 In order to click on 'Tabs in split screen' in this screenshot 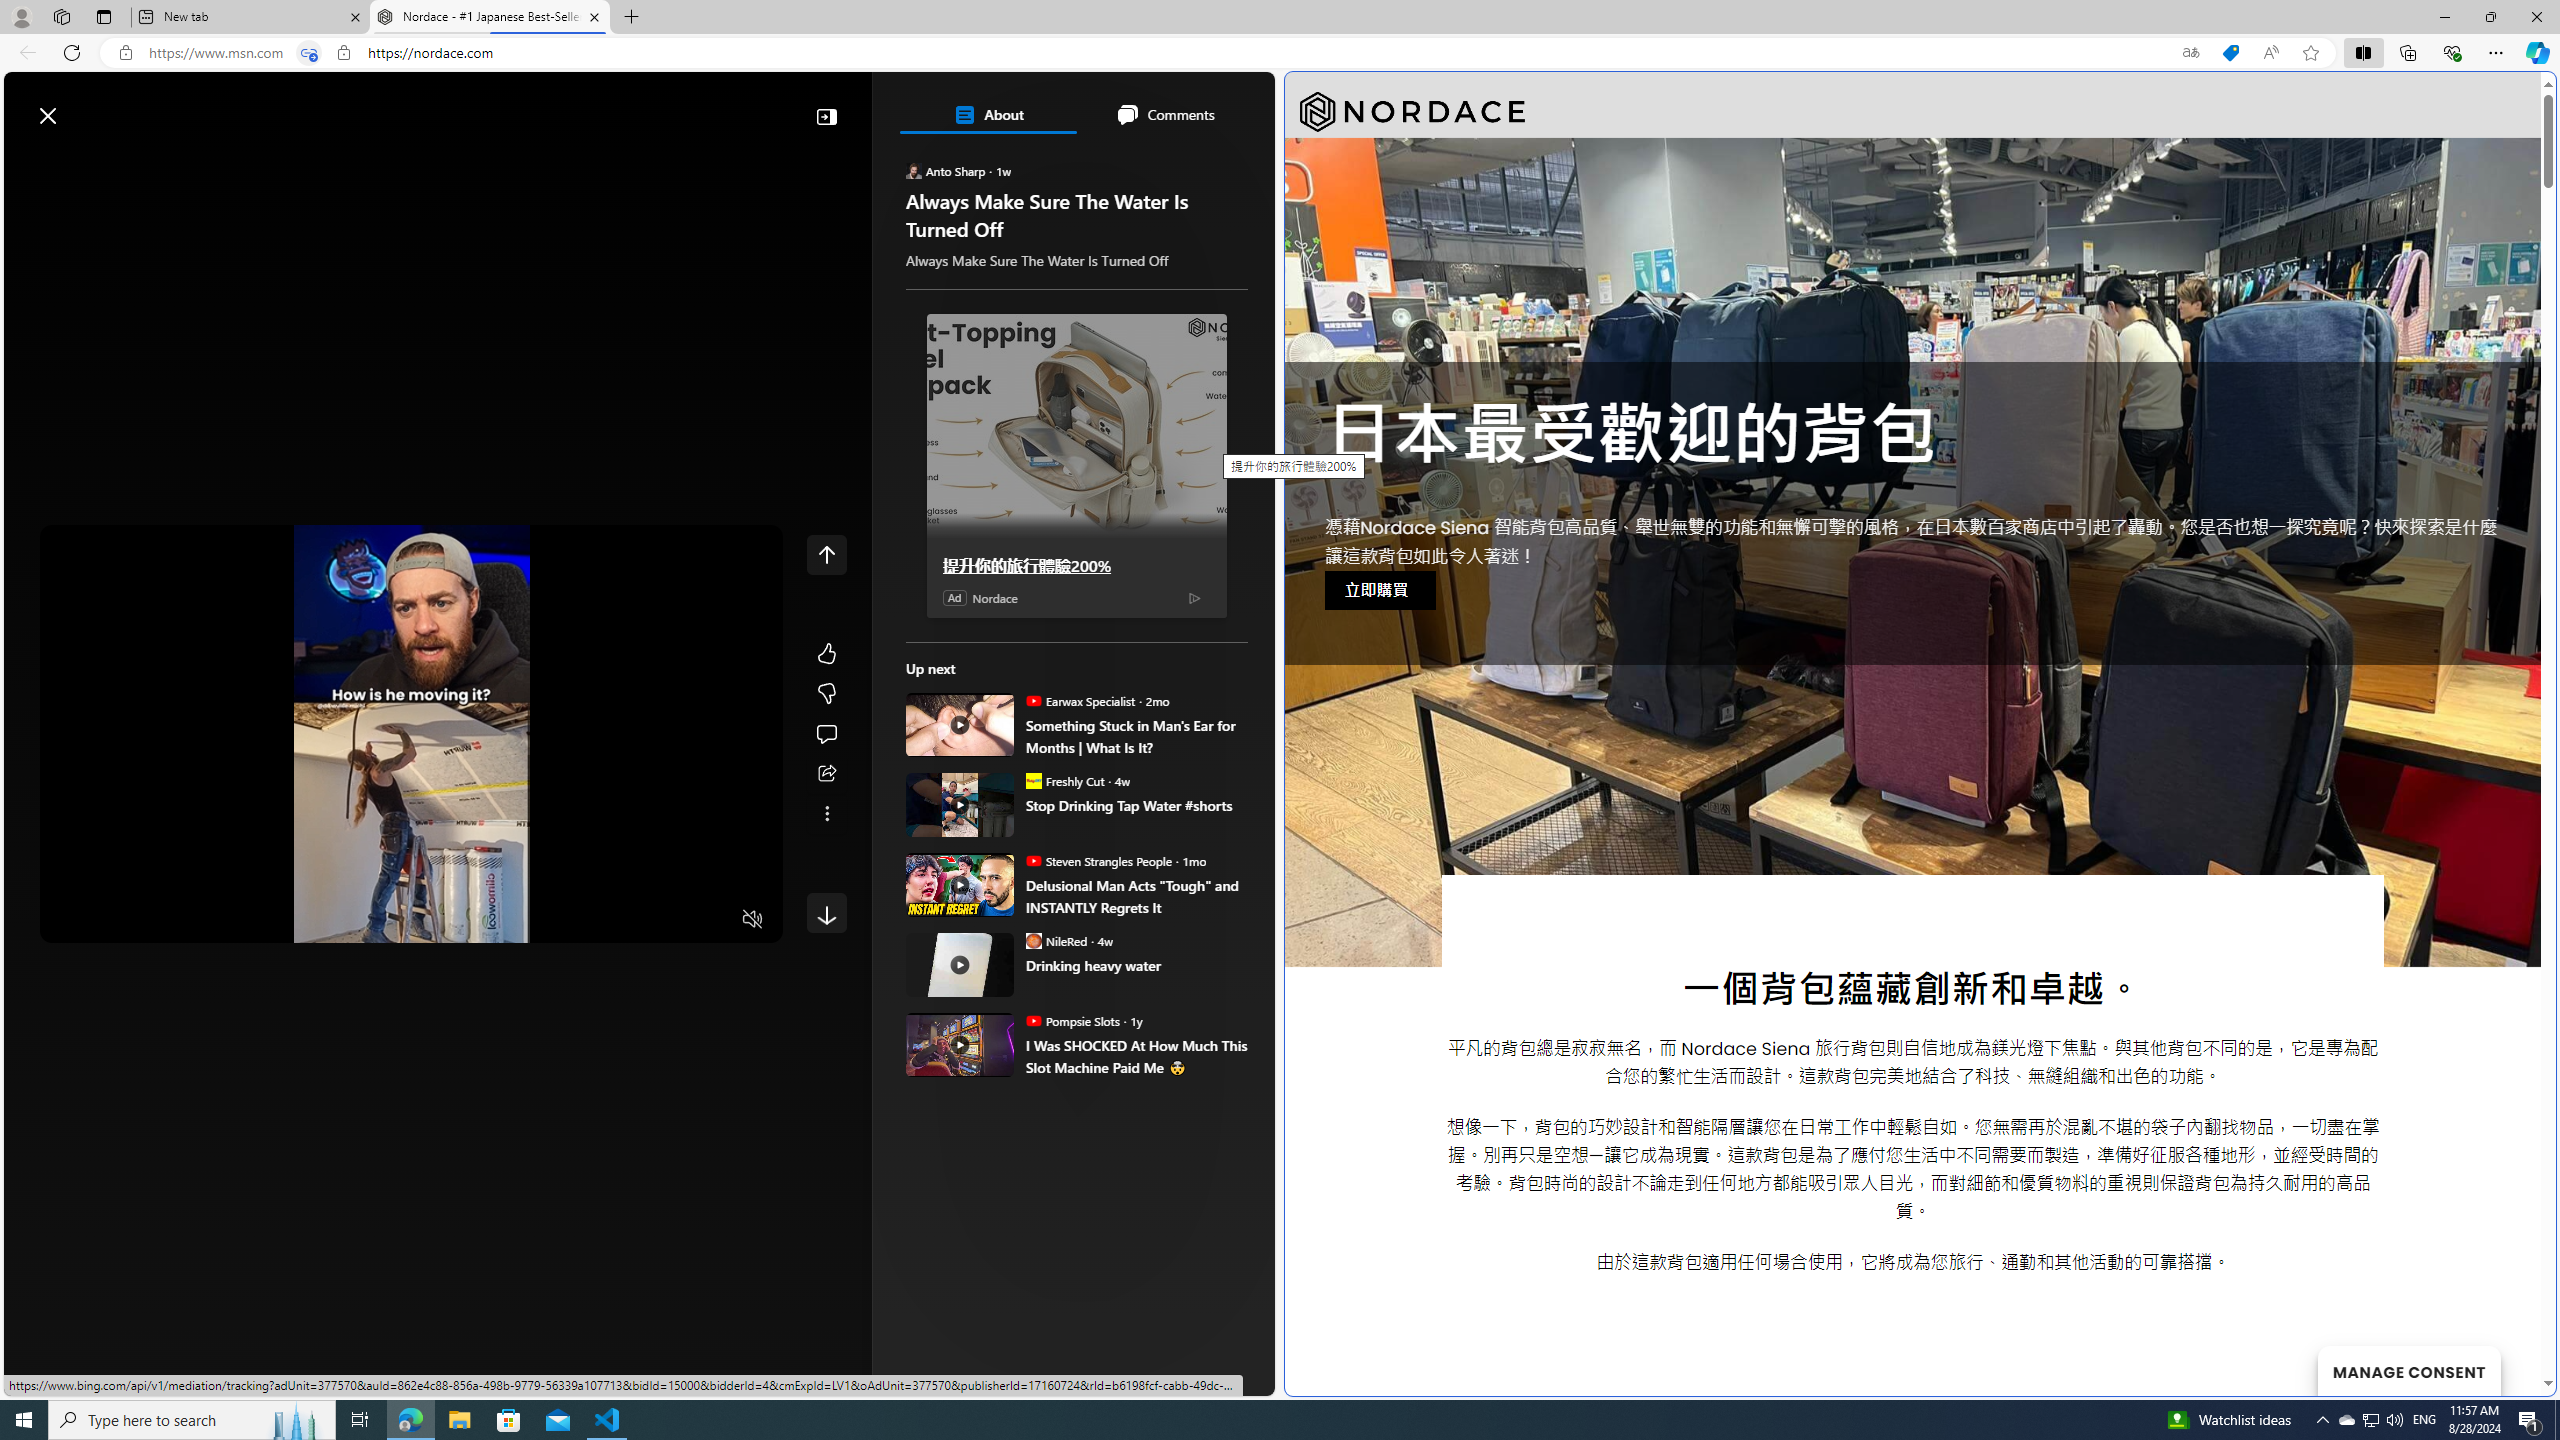, I will do `click(309, 53)`.